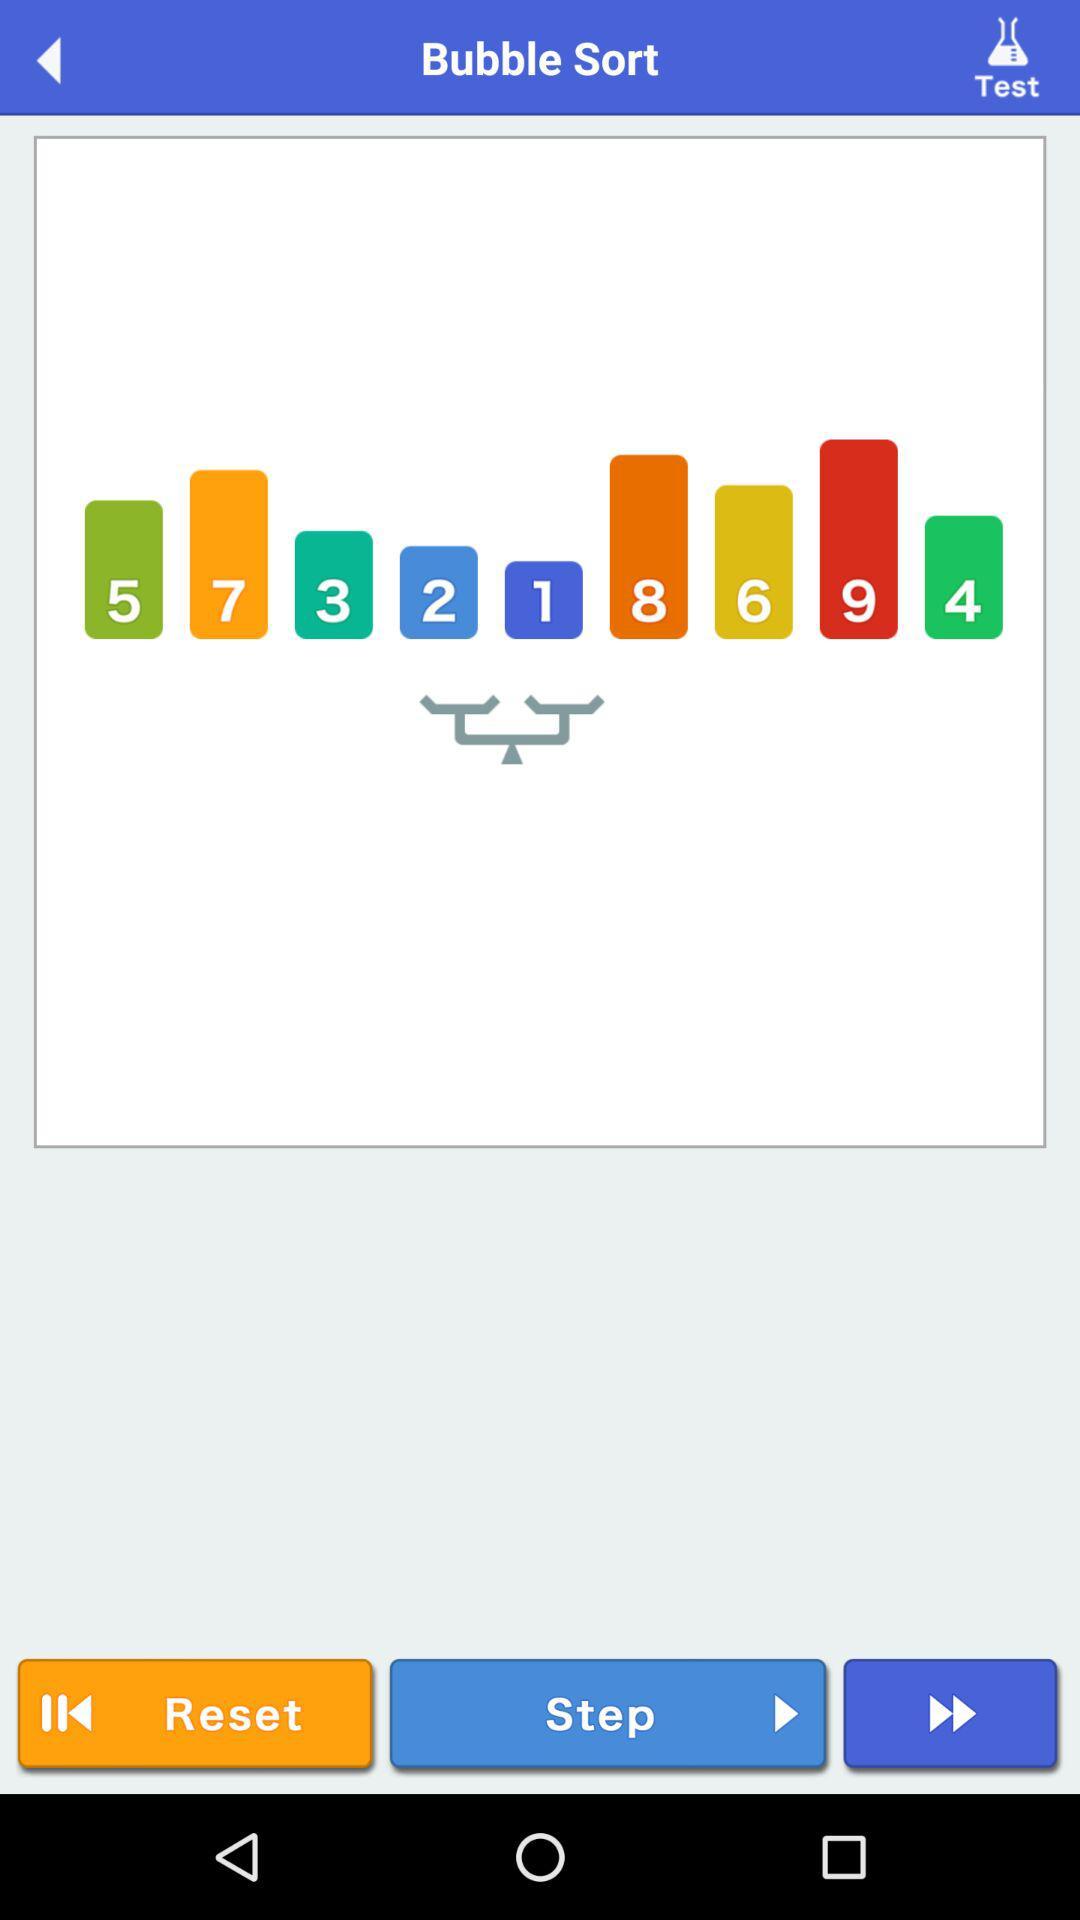  I want to click on reset, so click(197, 1716).